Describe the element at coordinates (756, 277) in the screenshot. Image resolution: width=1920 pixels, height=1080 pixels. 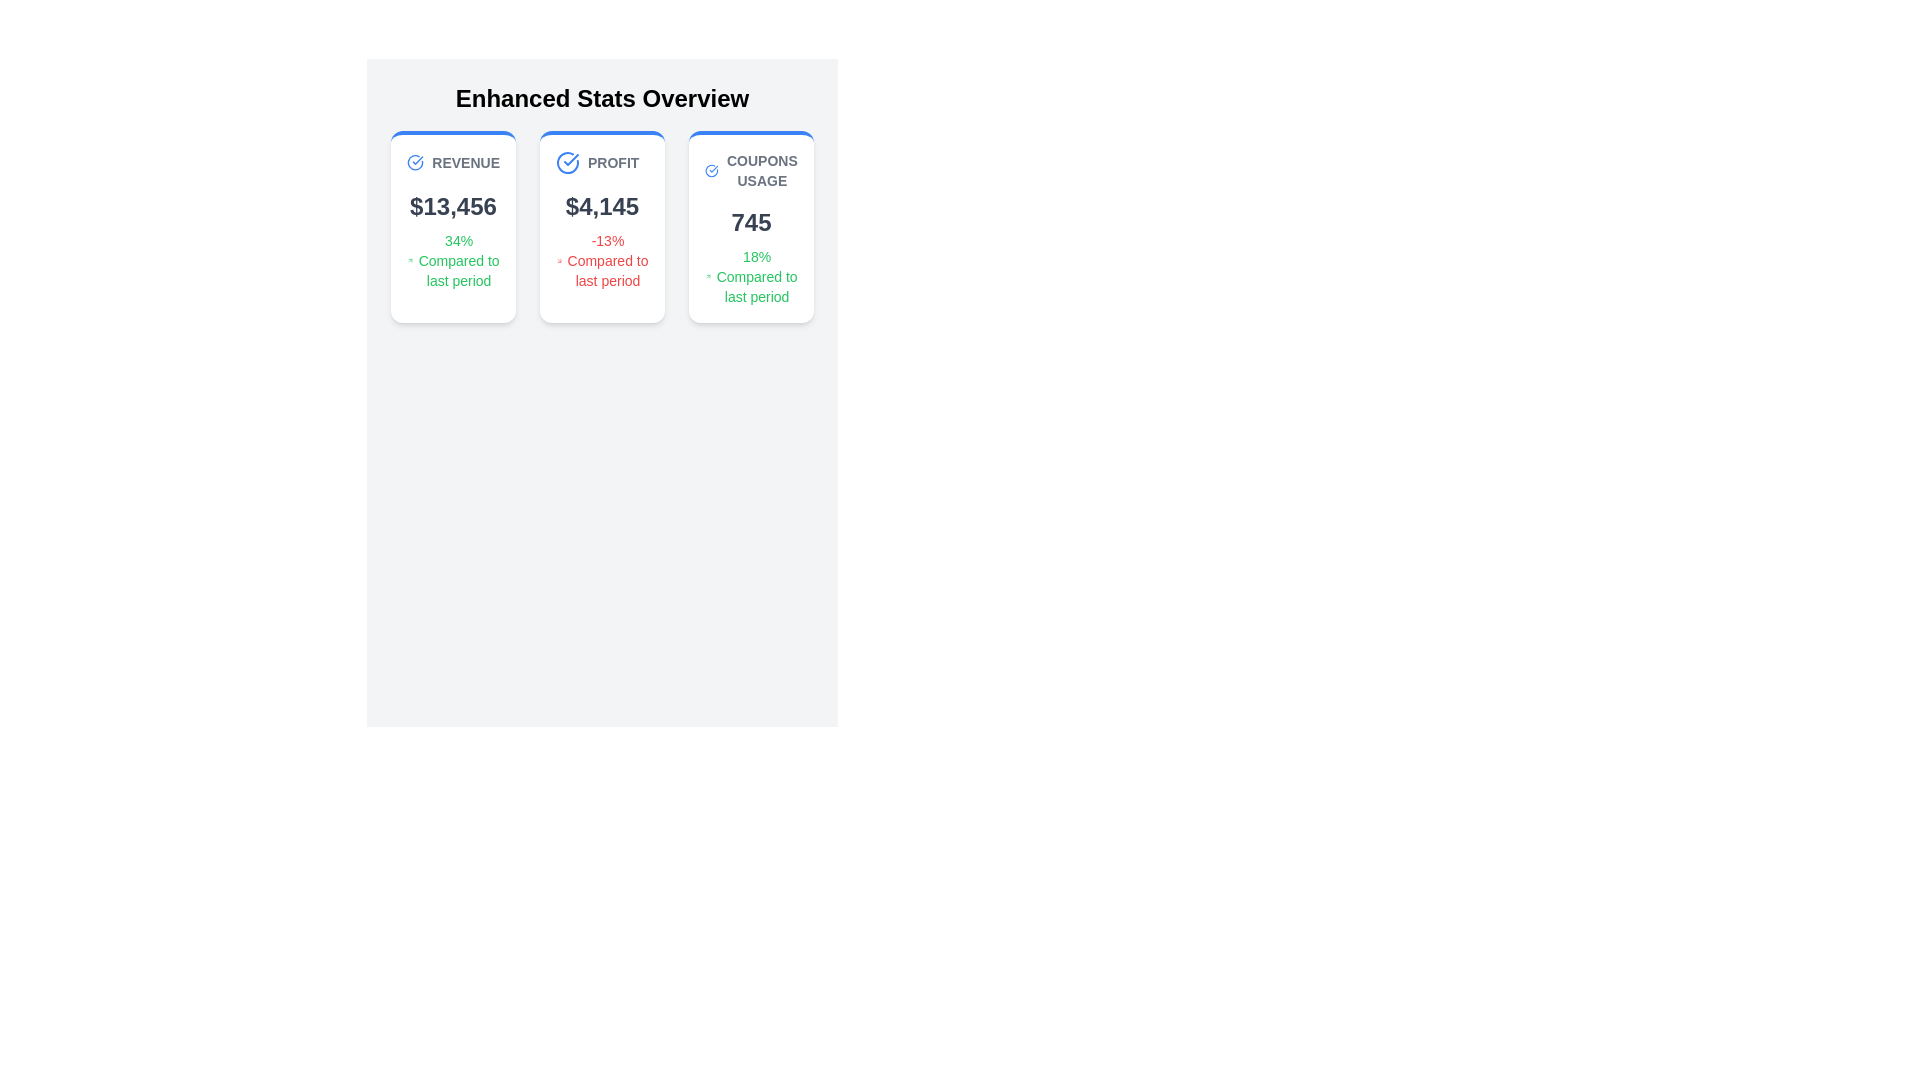
I see `the text displaying an 18% increase in the 'COUPONS USAGE' card, located beneath the numeric value '745' and the upward arrow icon` at that location.